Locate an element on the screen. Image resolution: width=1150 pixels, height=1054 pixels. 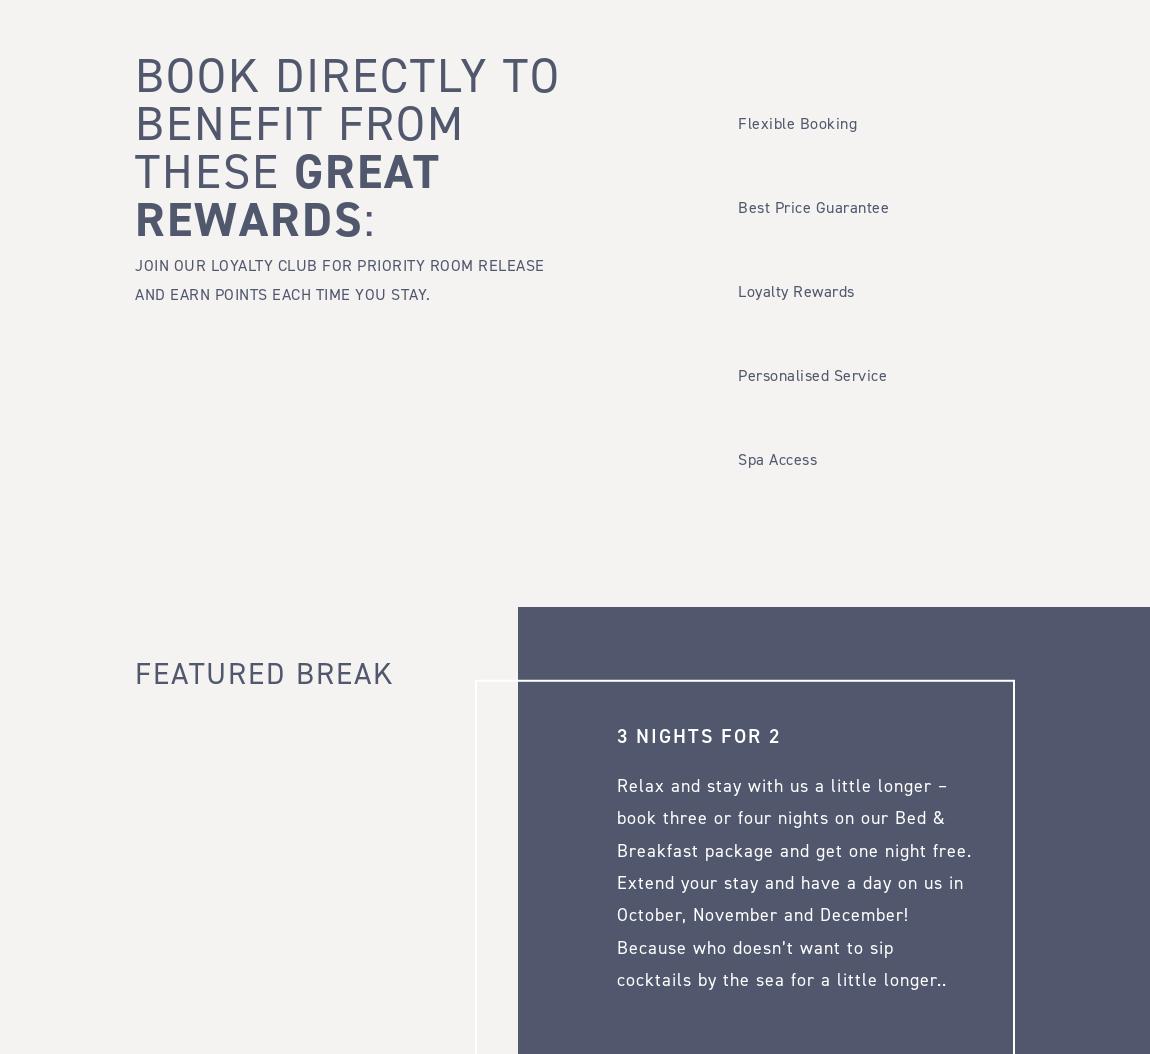
'Book Directly to benefit from these' is located at coordinates (347, 123).